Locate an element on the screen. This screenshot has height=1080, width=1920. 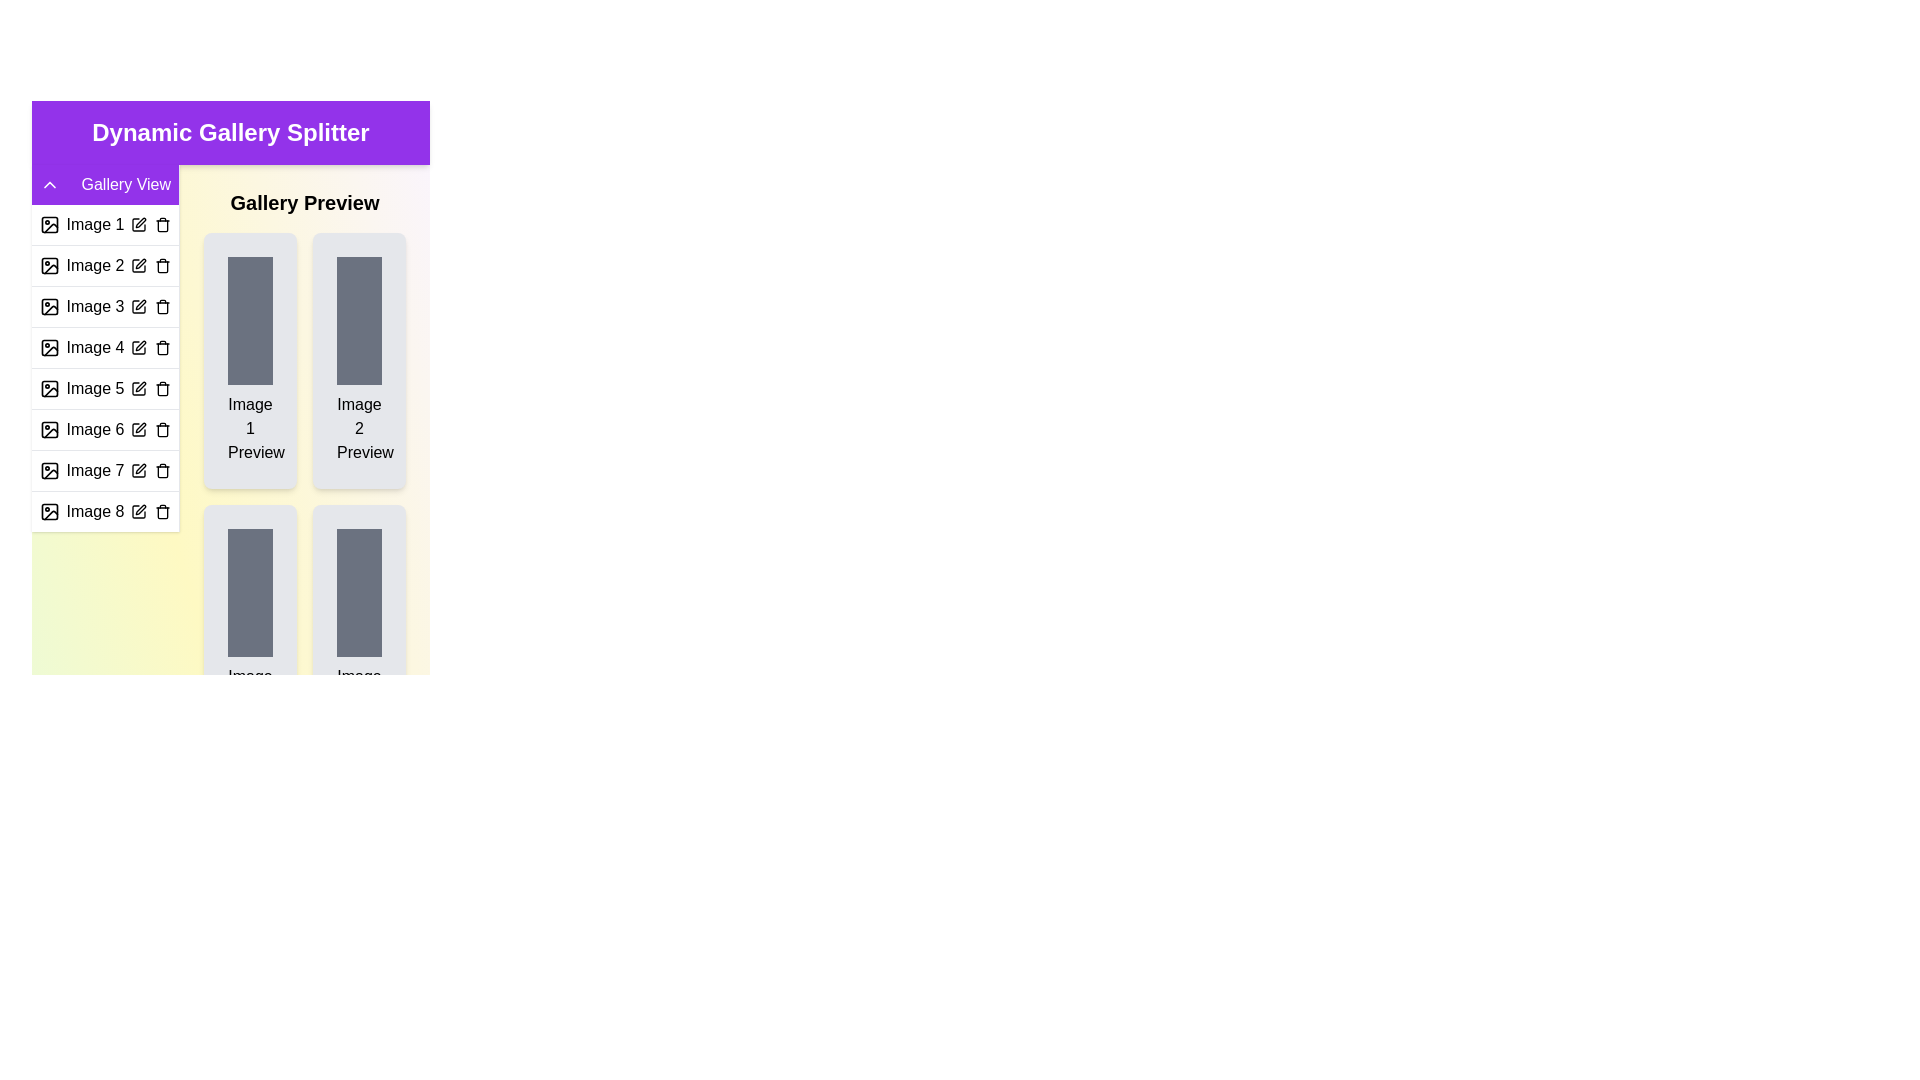
the icon indicator for 'Image 6' in the 'Gallery View' sidebar is located at coordinates (49, 428).